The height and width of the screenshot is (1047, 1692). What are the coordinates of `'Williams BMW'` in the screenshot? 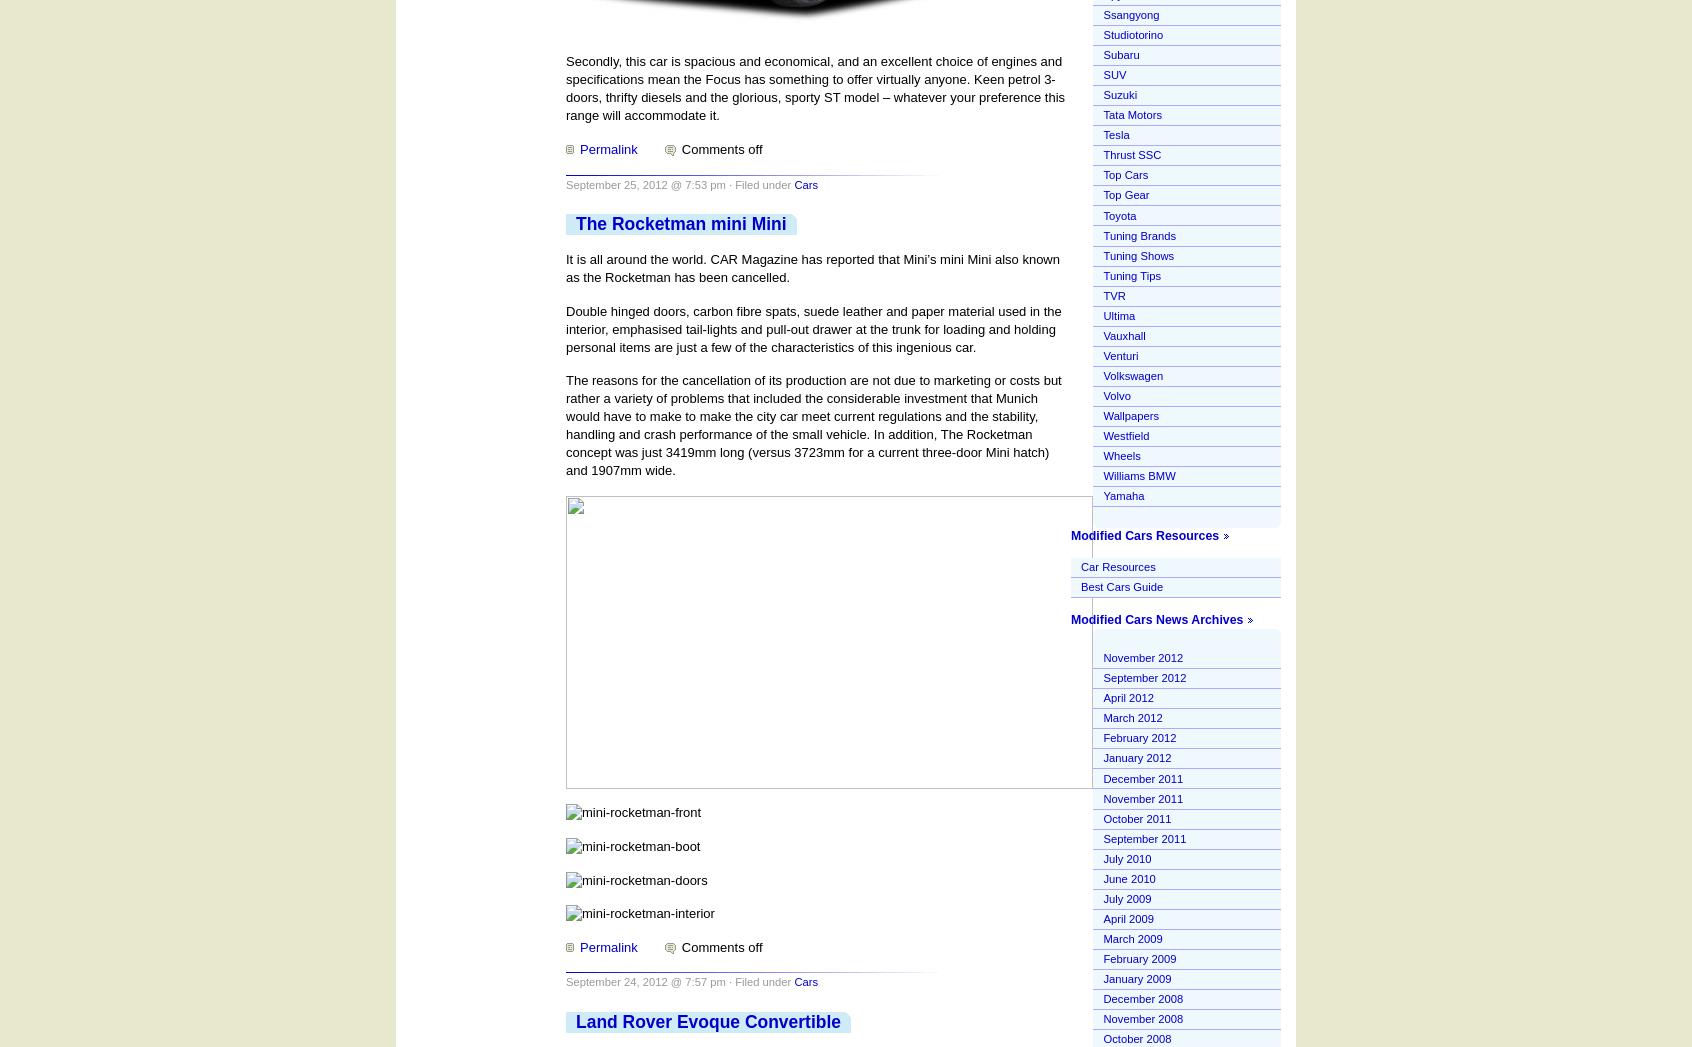 It's located at (1138, 475).